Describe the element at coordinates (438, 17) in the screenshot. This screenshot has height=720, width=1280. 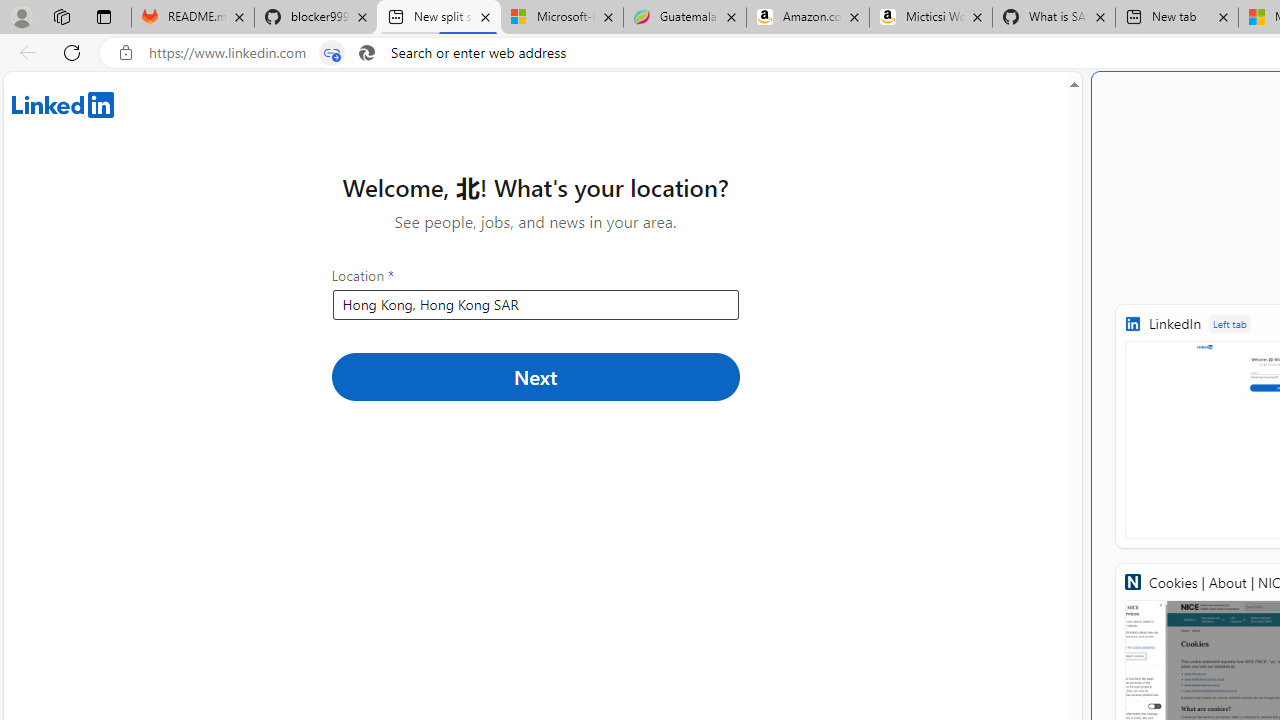
I see `'New split screen'` at that location.